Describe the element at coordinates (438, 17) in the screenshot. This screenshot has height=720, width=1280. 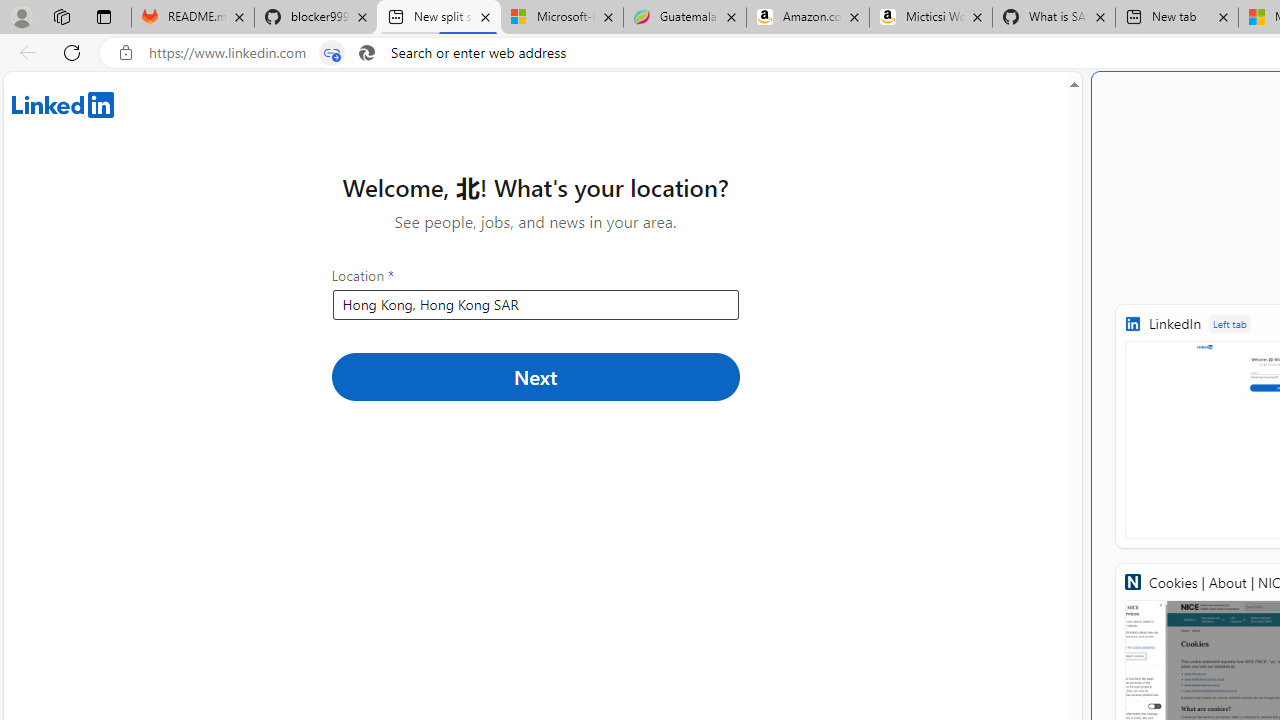
I see `'New split screen'` at that location.